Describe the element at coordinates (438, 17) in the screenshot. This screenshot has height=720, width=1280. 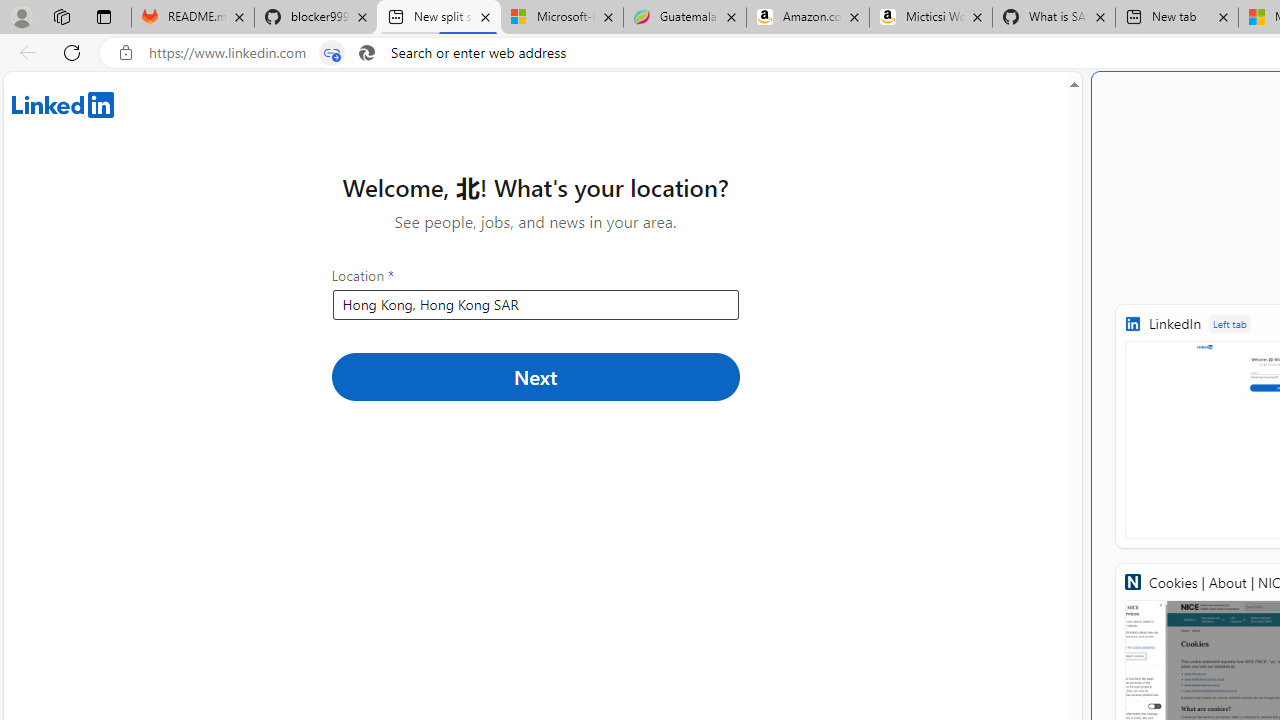
I see `'New split screen'` at that location.